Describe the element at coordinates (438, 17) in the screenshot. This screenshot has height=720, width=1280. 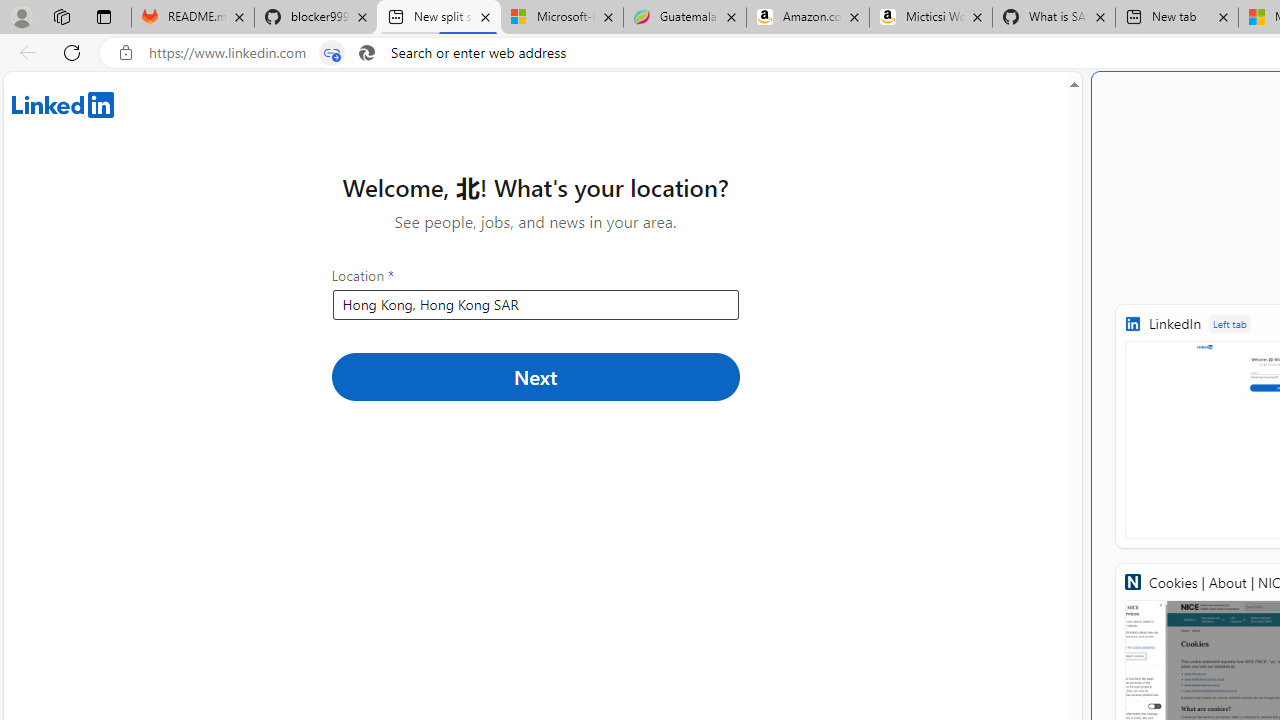
I see `'New split screen'` at that location.